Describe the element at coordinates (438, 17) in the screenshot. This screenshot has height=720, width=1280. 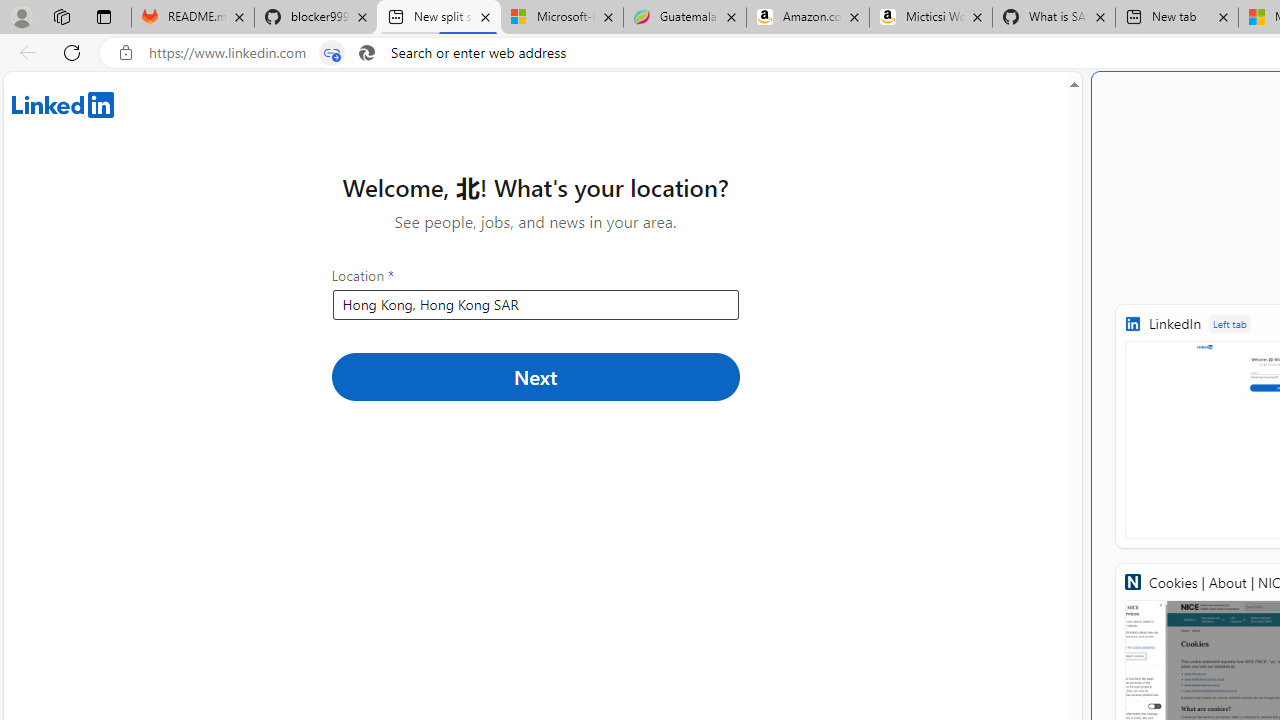
I see `'New split screen'` at that location.